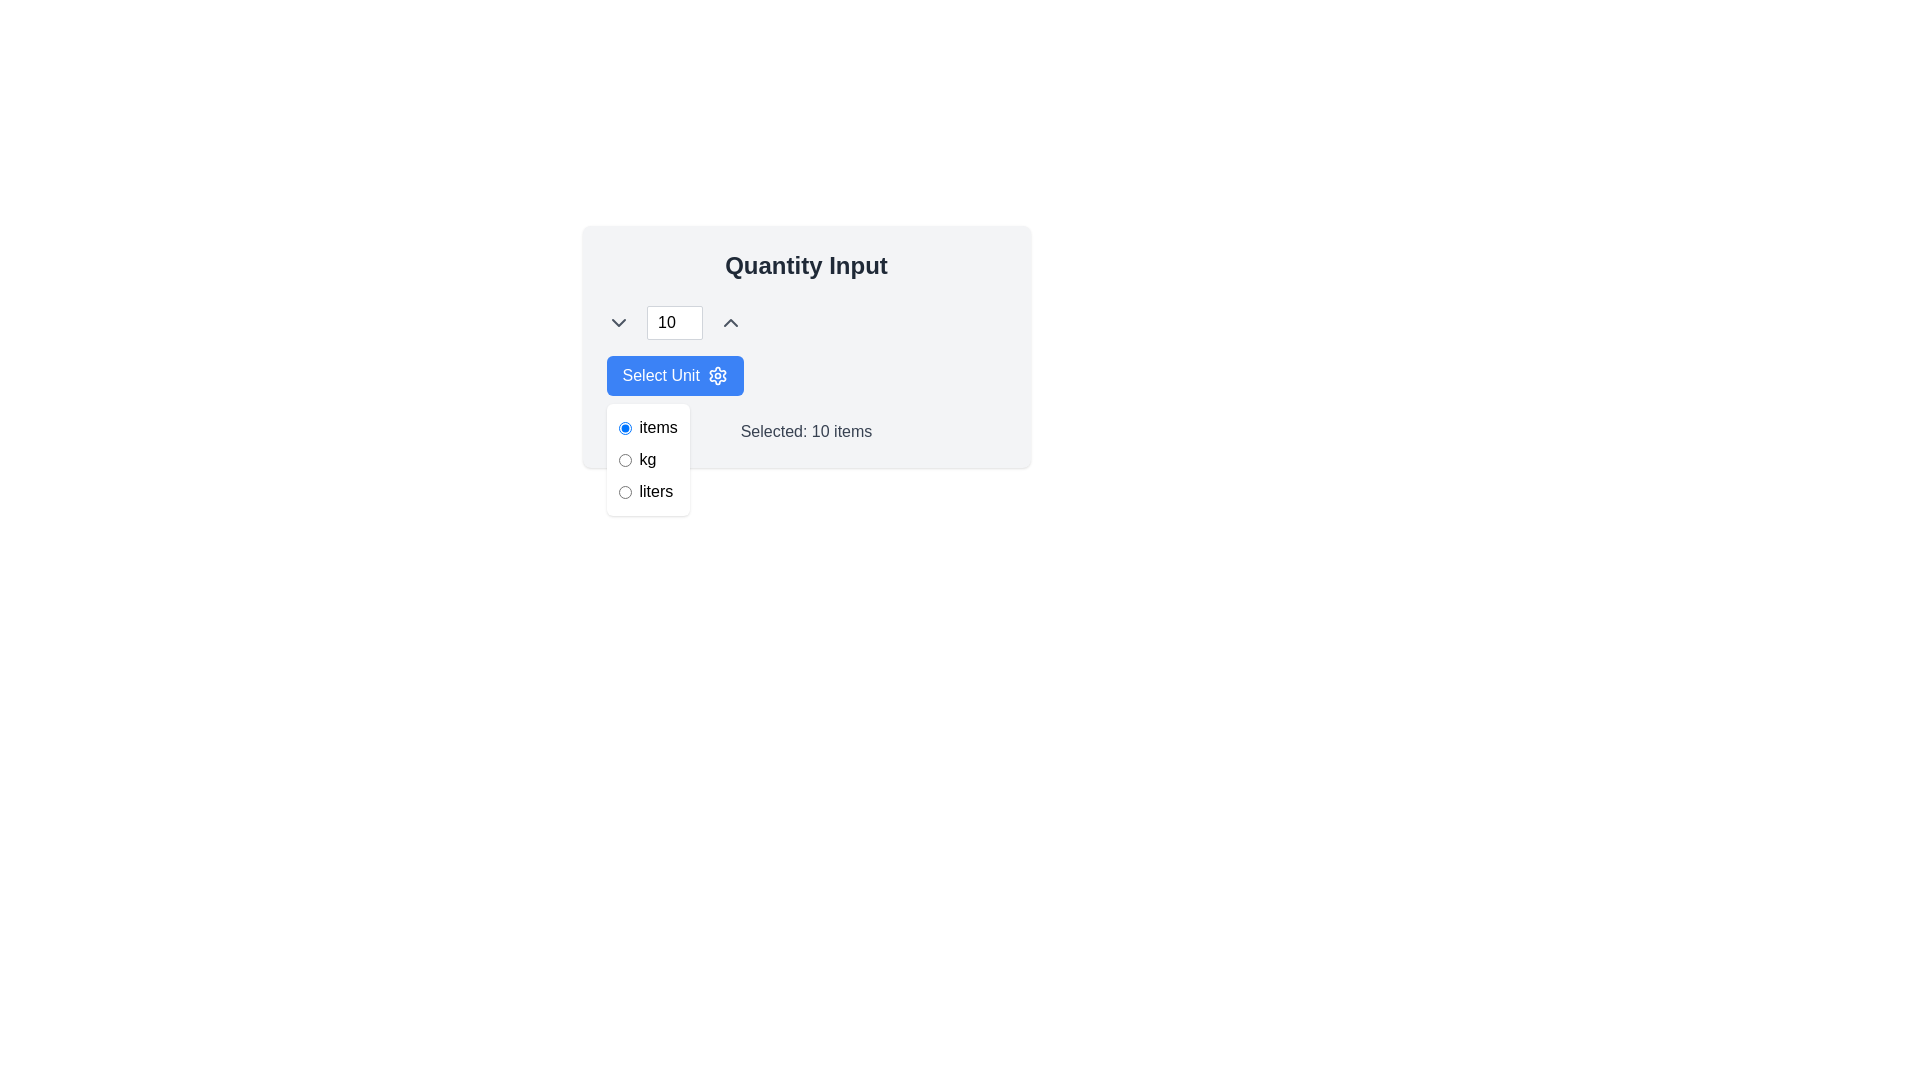 This screenshot has width=1920, height=1080. I want to click on the gear icon located to the right of the 'Select Unit' button, which is styled in blue and has a simple design typical of settings icons, so click(717, 375).